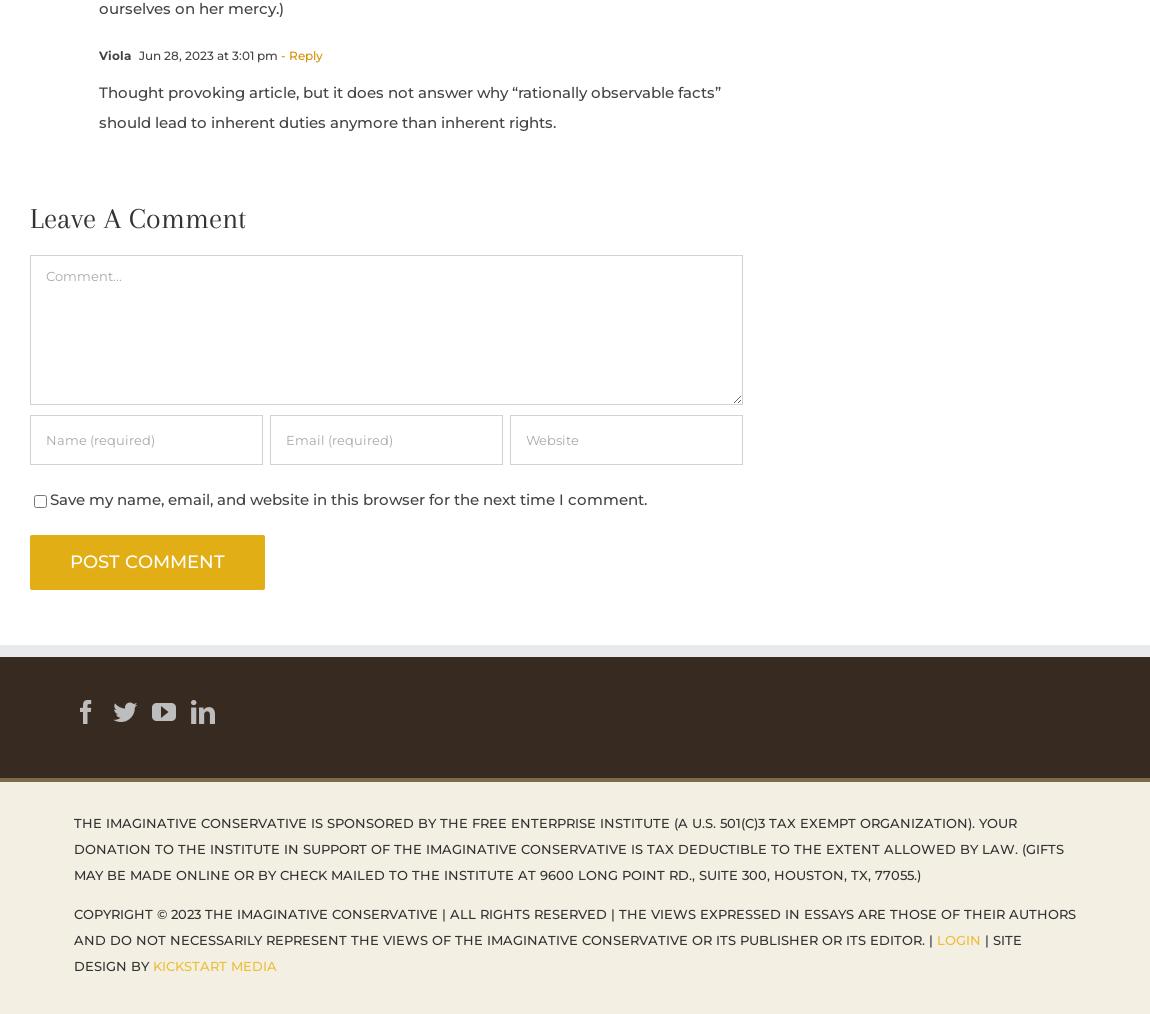 This screenshot has height=1014, width=1150. Describe the element at coordinates (409, 106) in the screenshot. I see `'Thought provoking article, but it does not answer why “rationally observable facts” should lead to inherent duties anymore than inherent rights.'` at that location.